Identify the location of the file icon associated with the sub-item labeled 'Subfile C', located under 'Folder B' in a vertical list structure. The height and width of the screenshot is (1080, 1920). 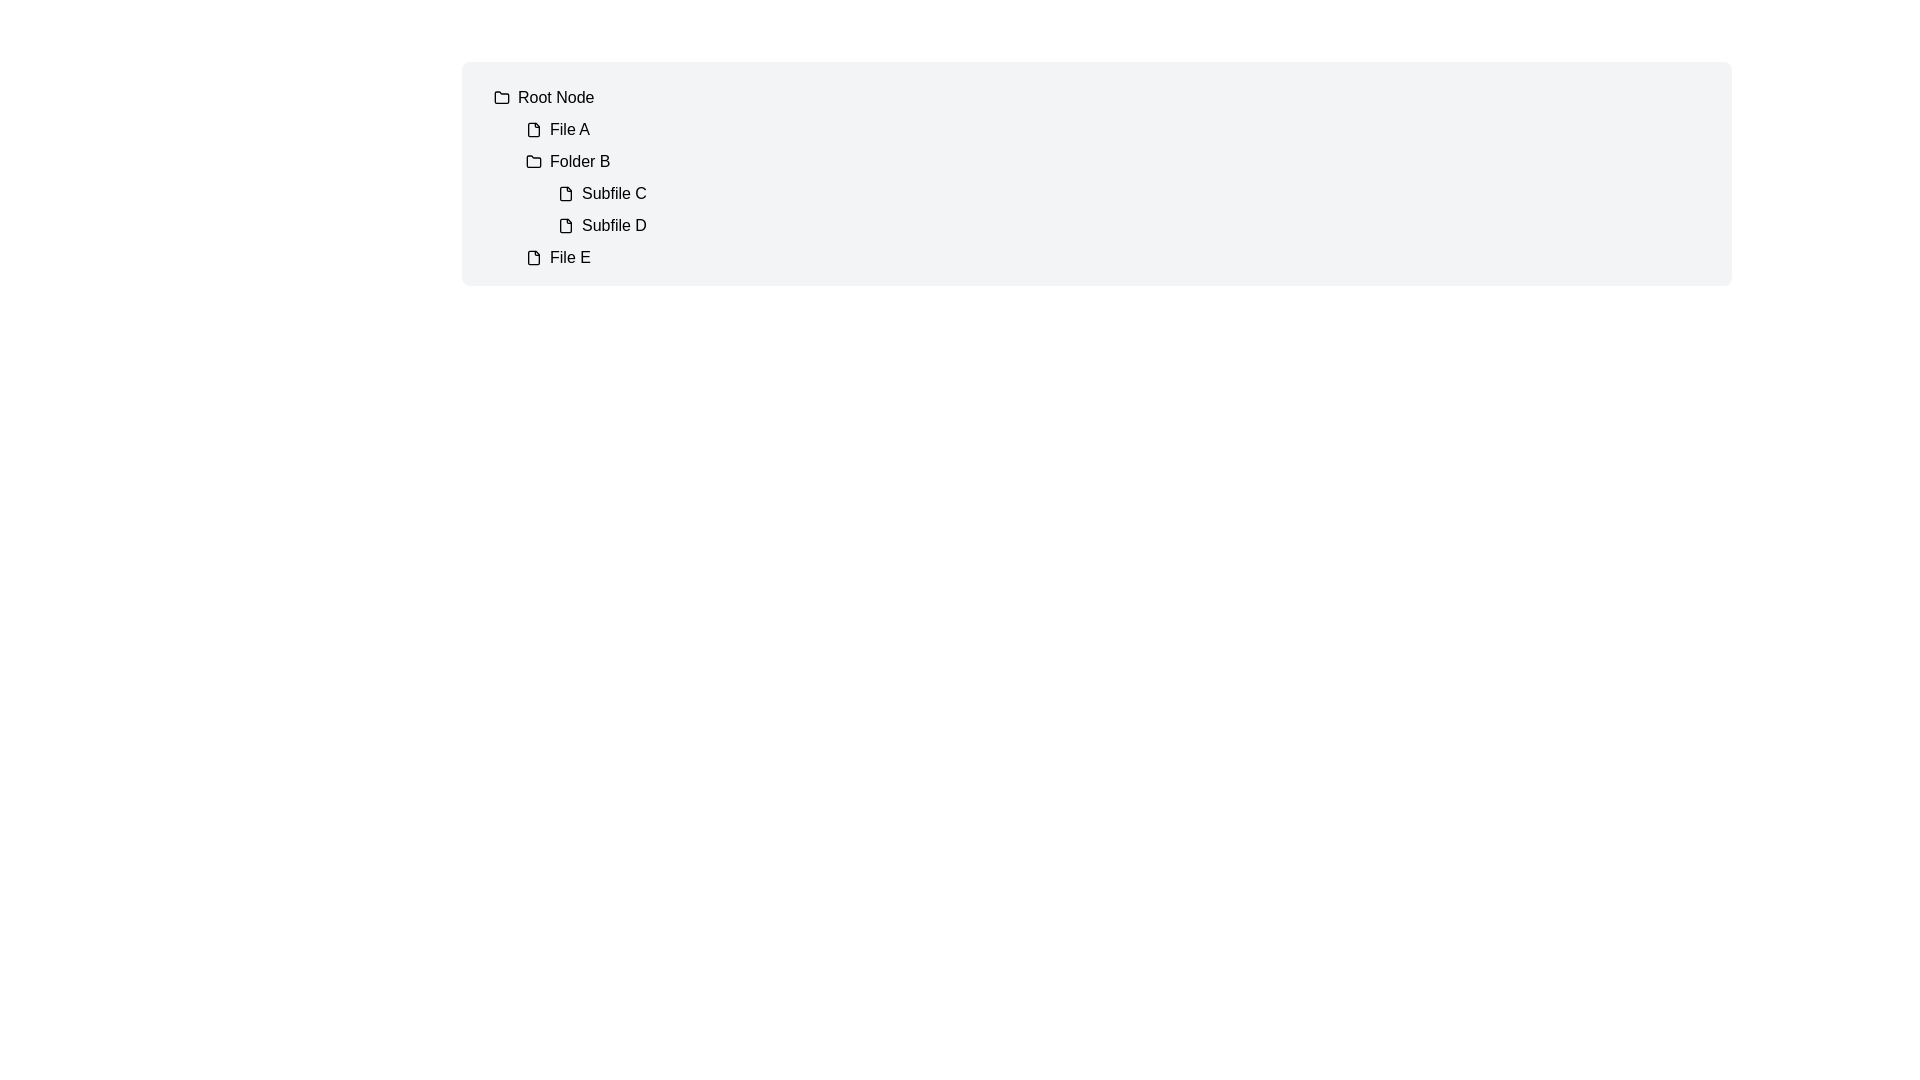
(565, 193).